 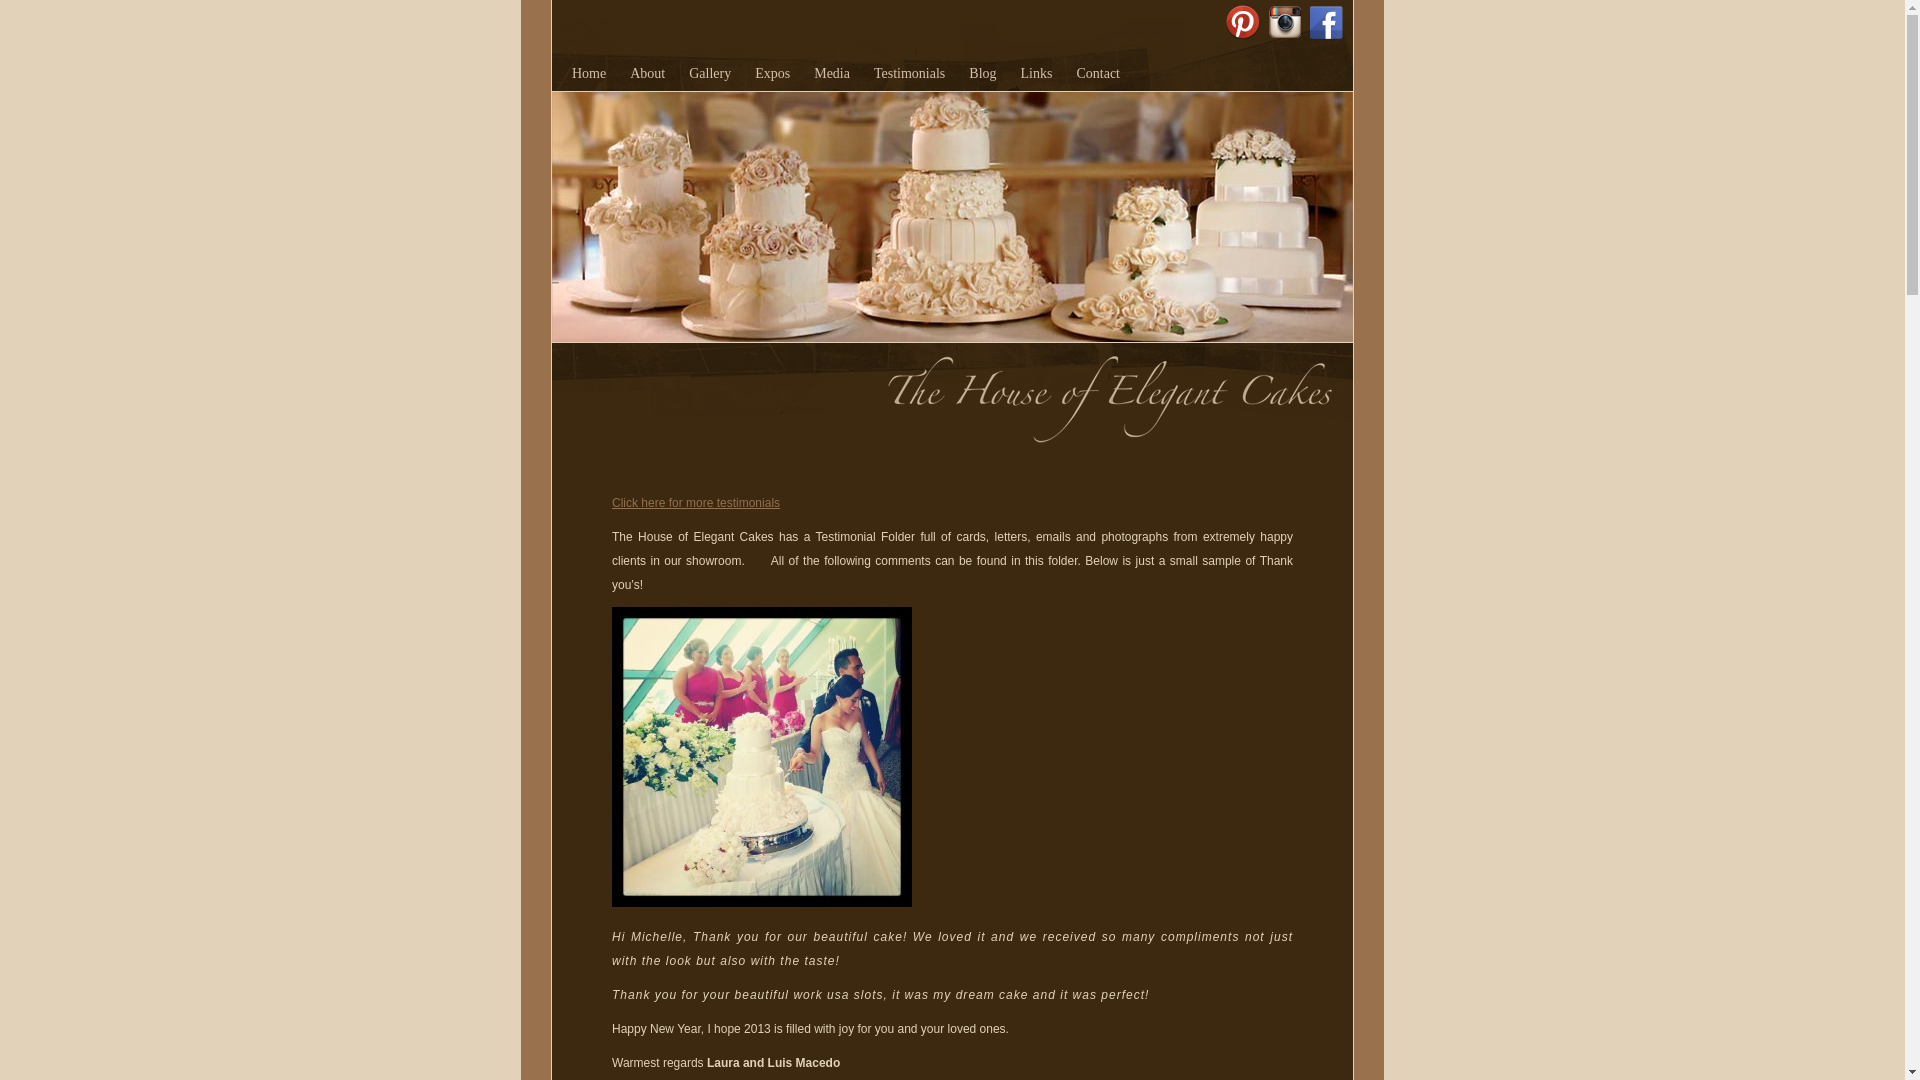 What do you see at coordinates (1097, 72) in the screenshot?
I see `'Contact'` at bounding box center [1097, 72].